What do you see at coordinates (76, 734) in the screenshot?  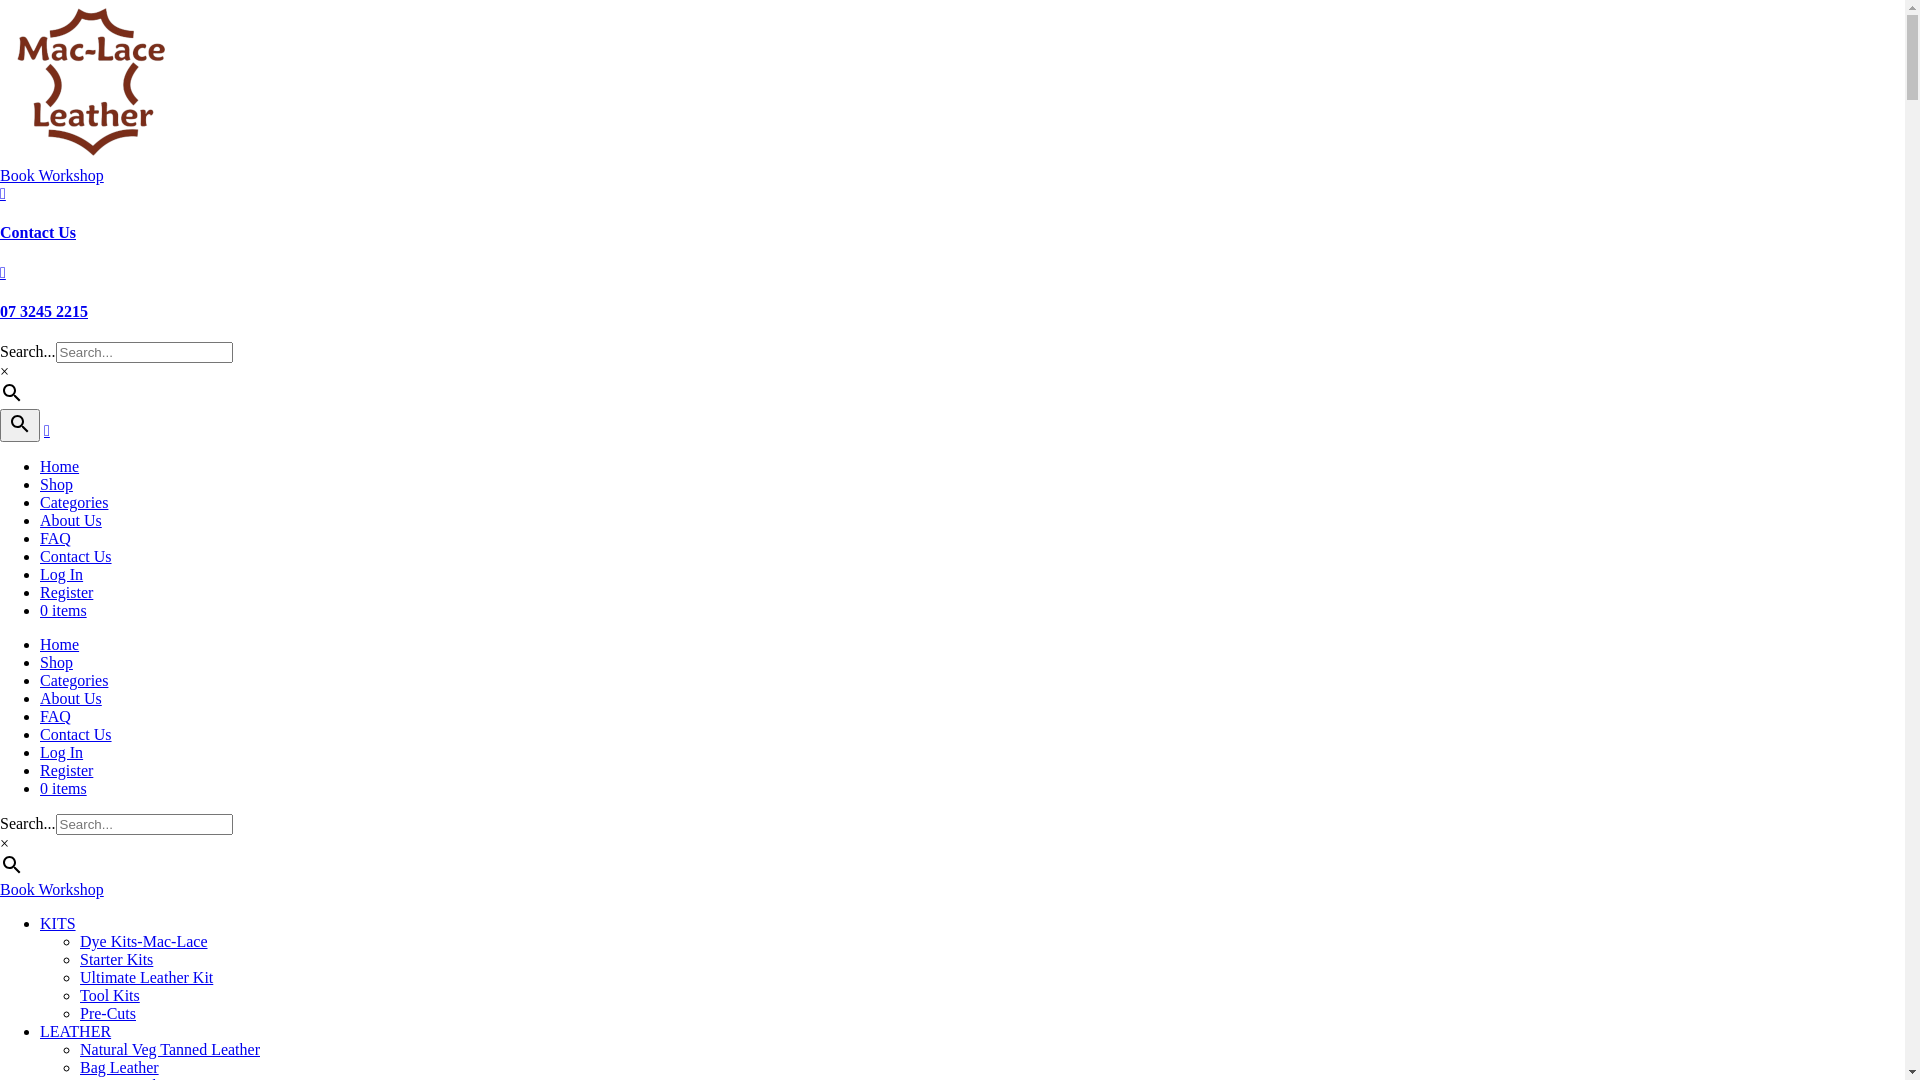 I see `'Contact Us'` at bounding box center [76, 734].